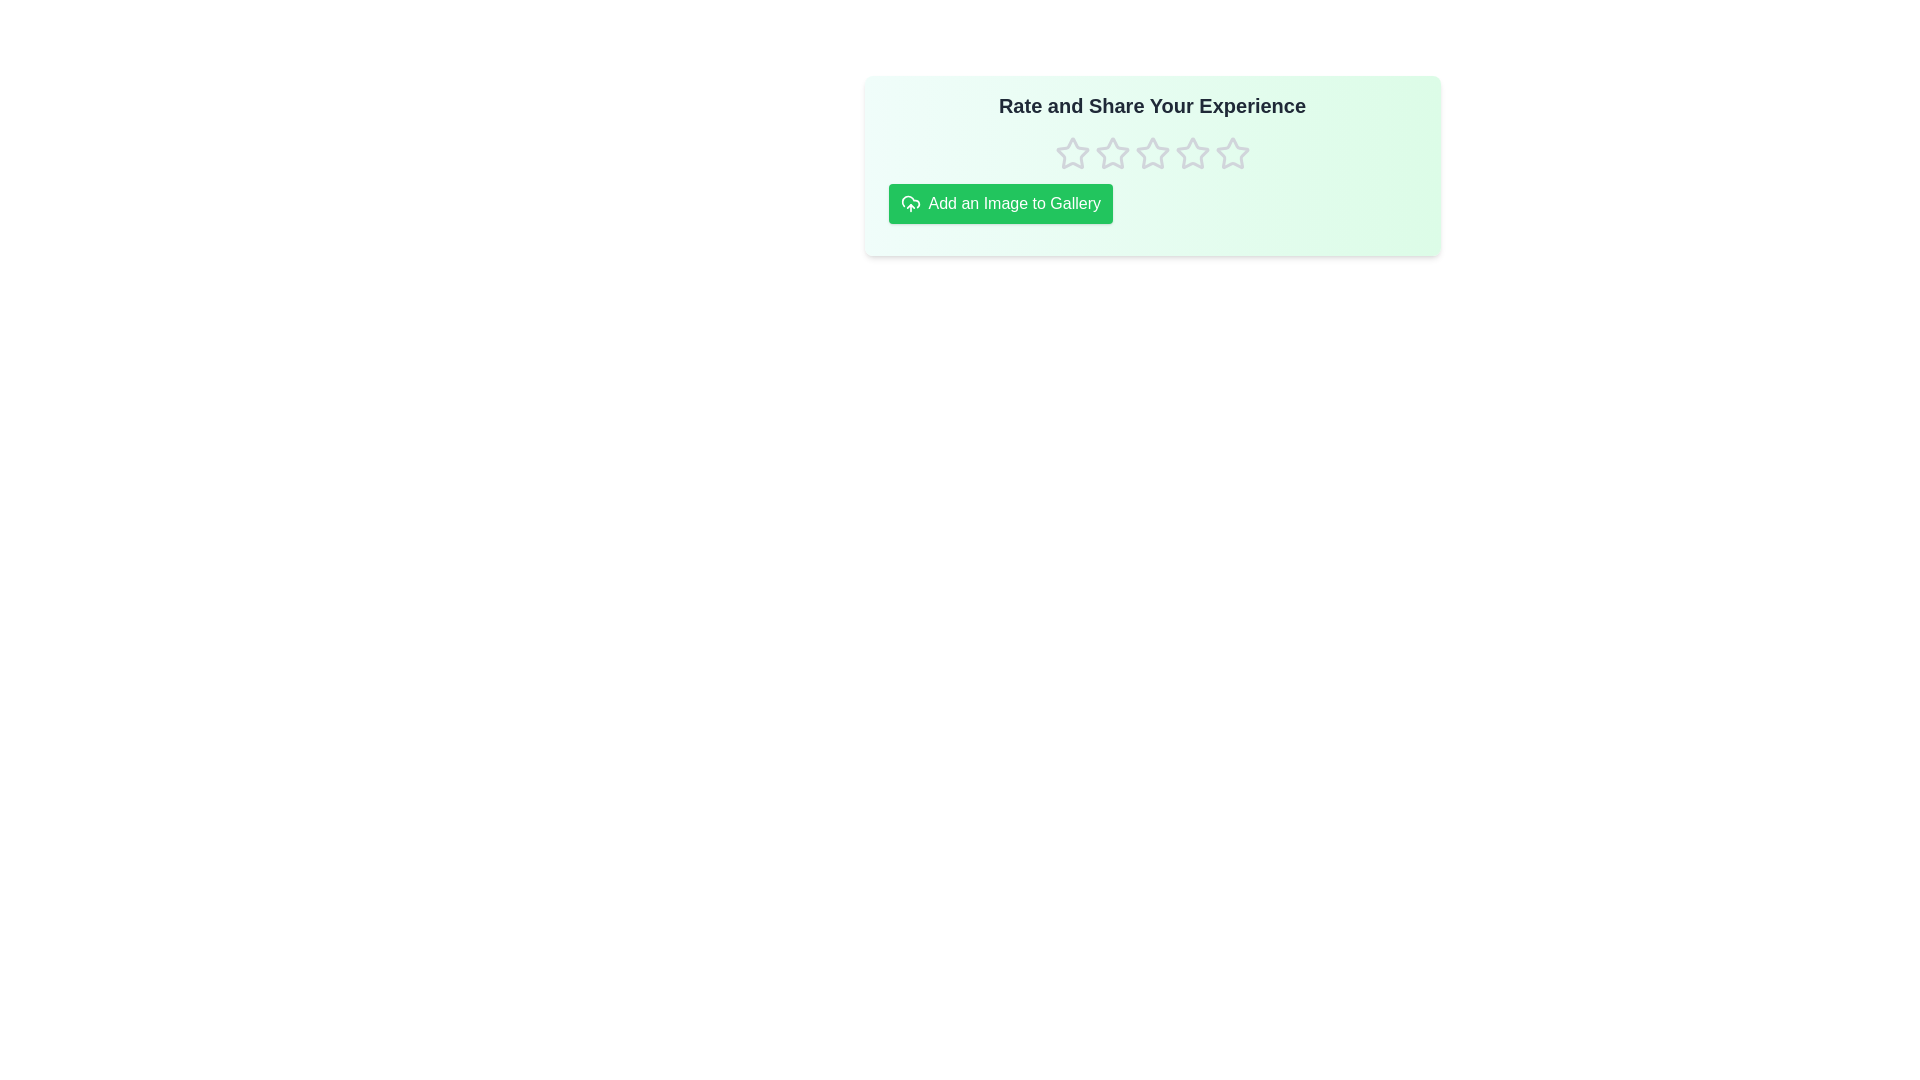  What do you see at coordinates (1111, 153) in the screenshot?
I see `the rating to 2 stars by clicking on the corresponding star` at bounding box center [1111, 153].